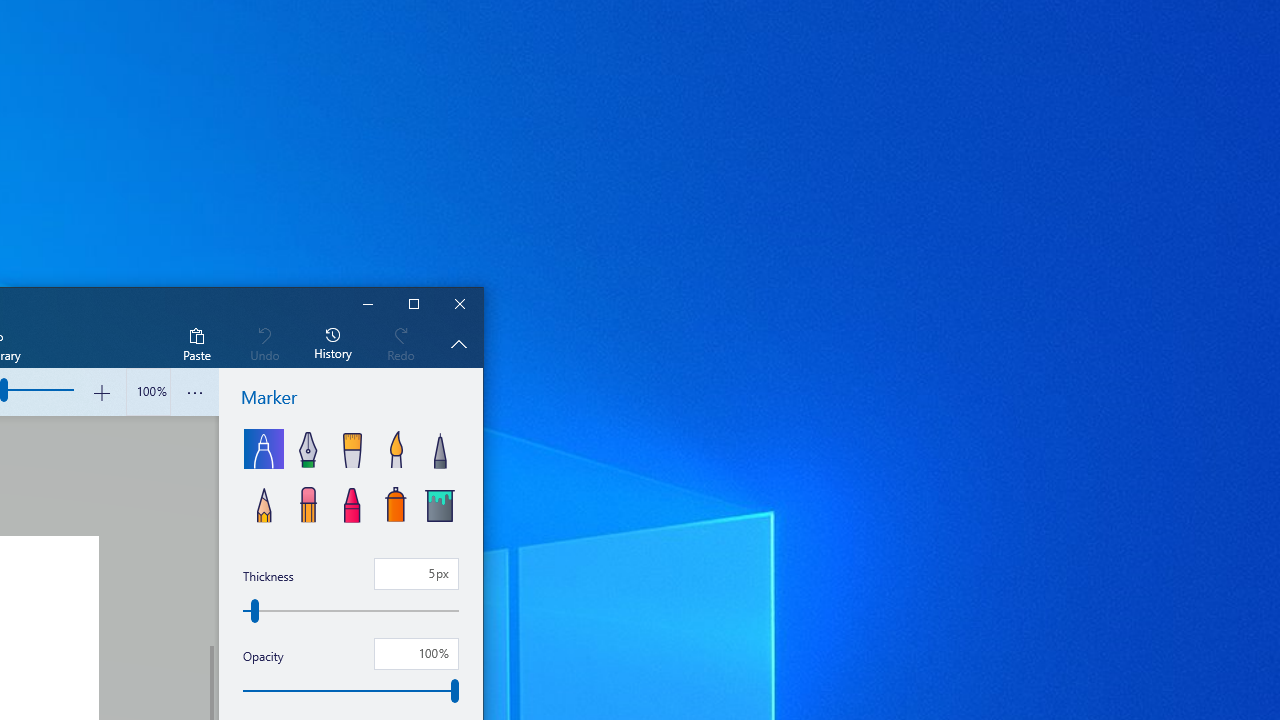  Describe the element at coordinates (396, 447) in the screenshot. I see `'Watercolor'` at that location.